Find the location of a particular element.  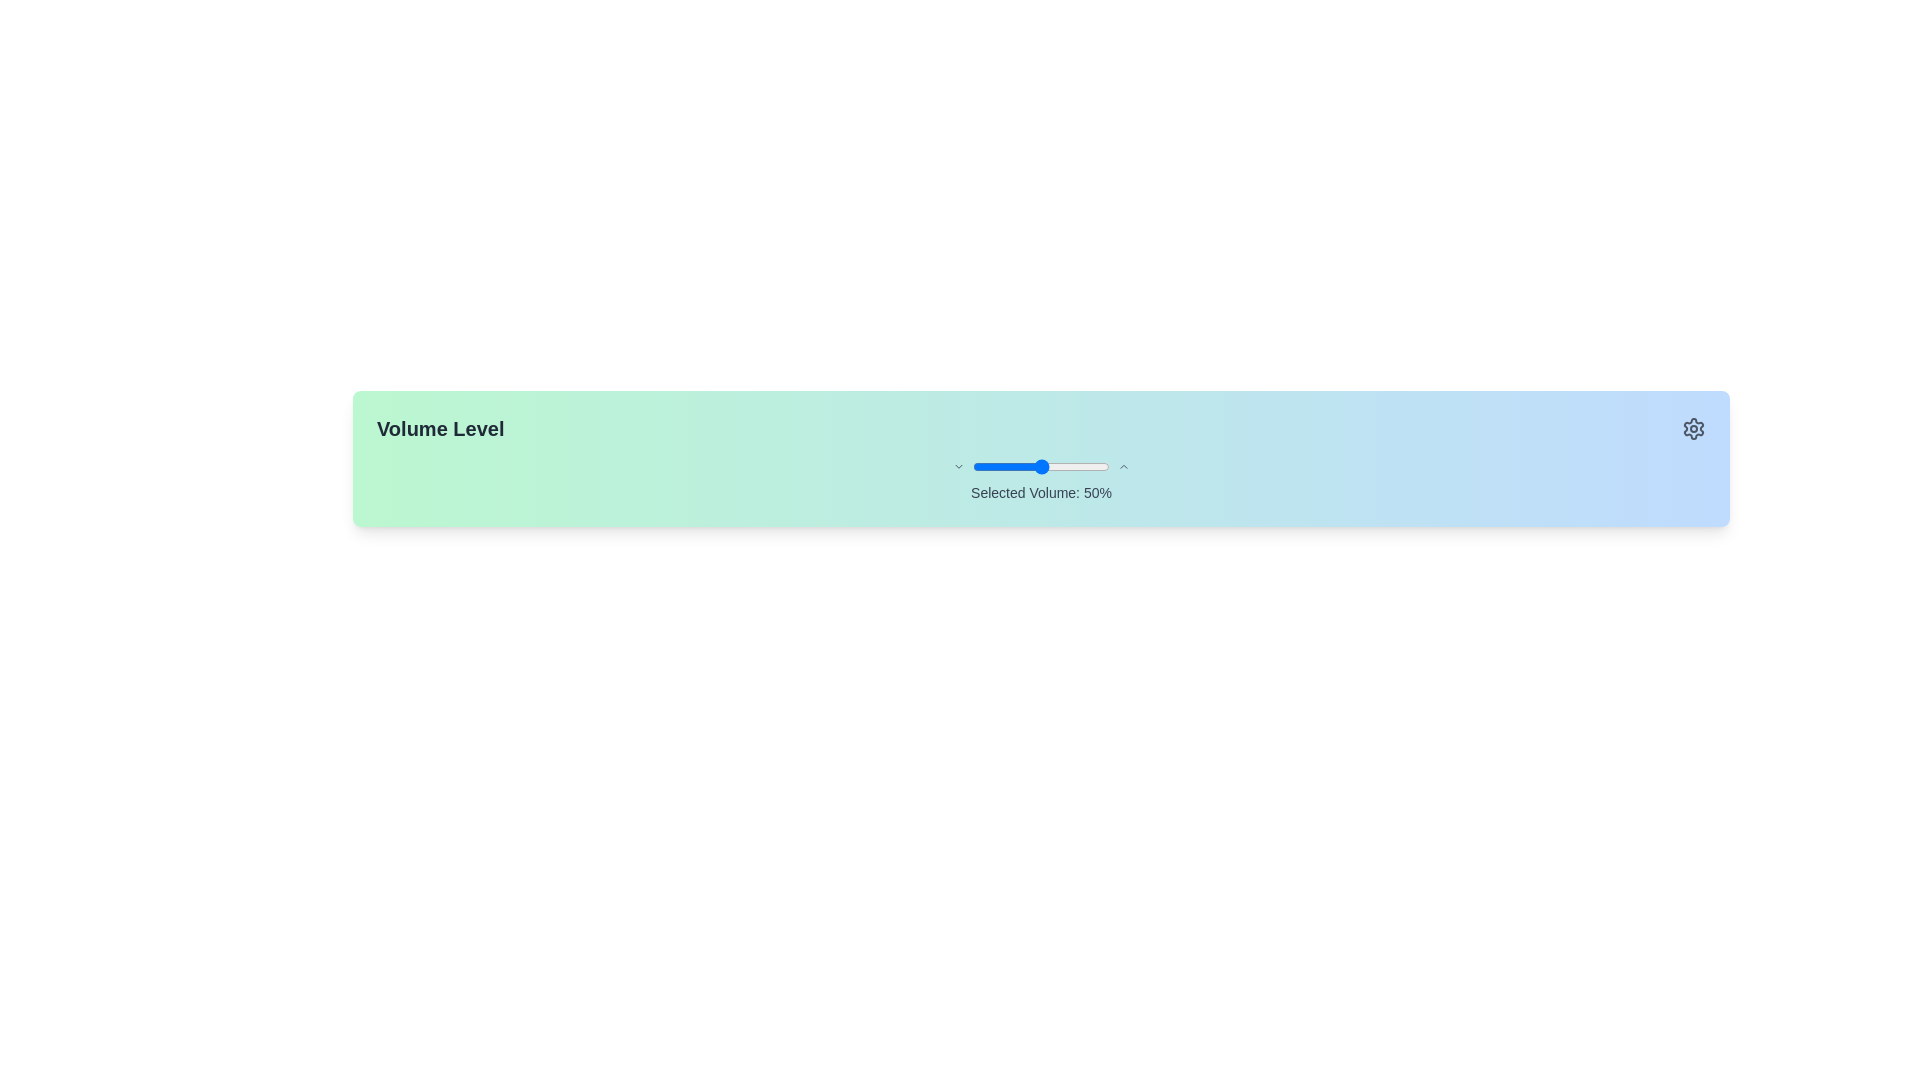

the slider value is located at coordinates (1077, 466).